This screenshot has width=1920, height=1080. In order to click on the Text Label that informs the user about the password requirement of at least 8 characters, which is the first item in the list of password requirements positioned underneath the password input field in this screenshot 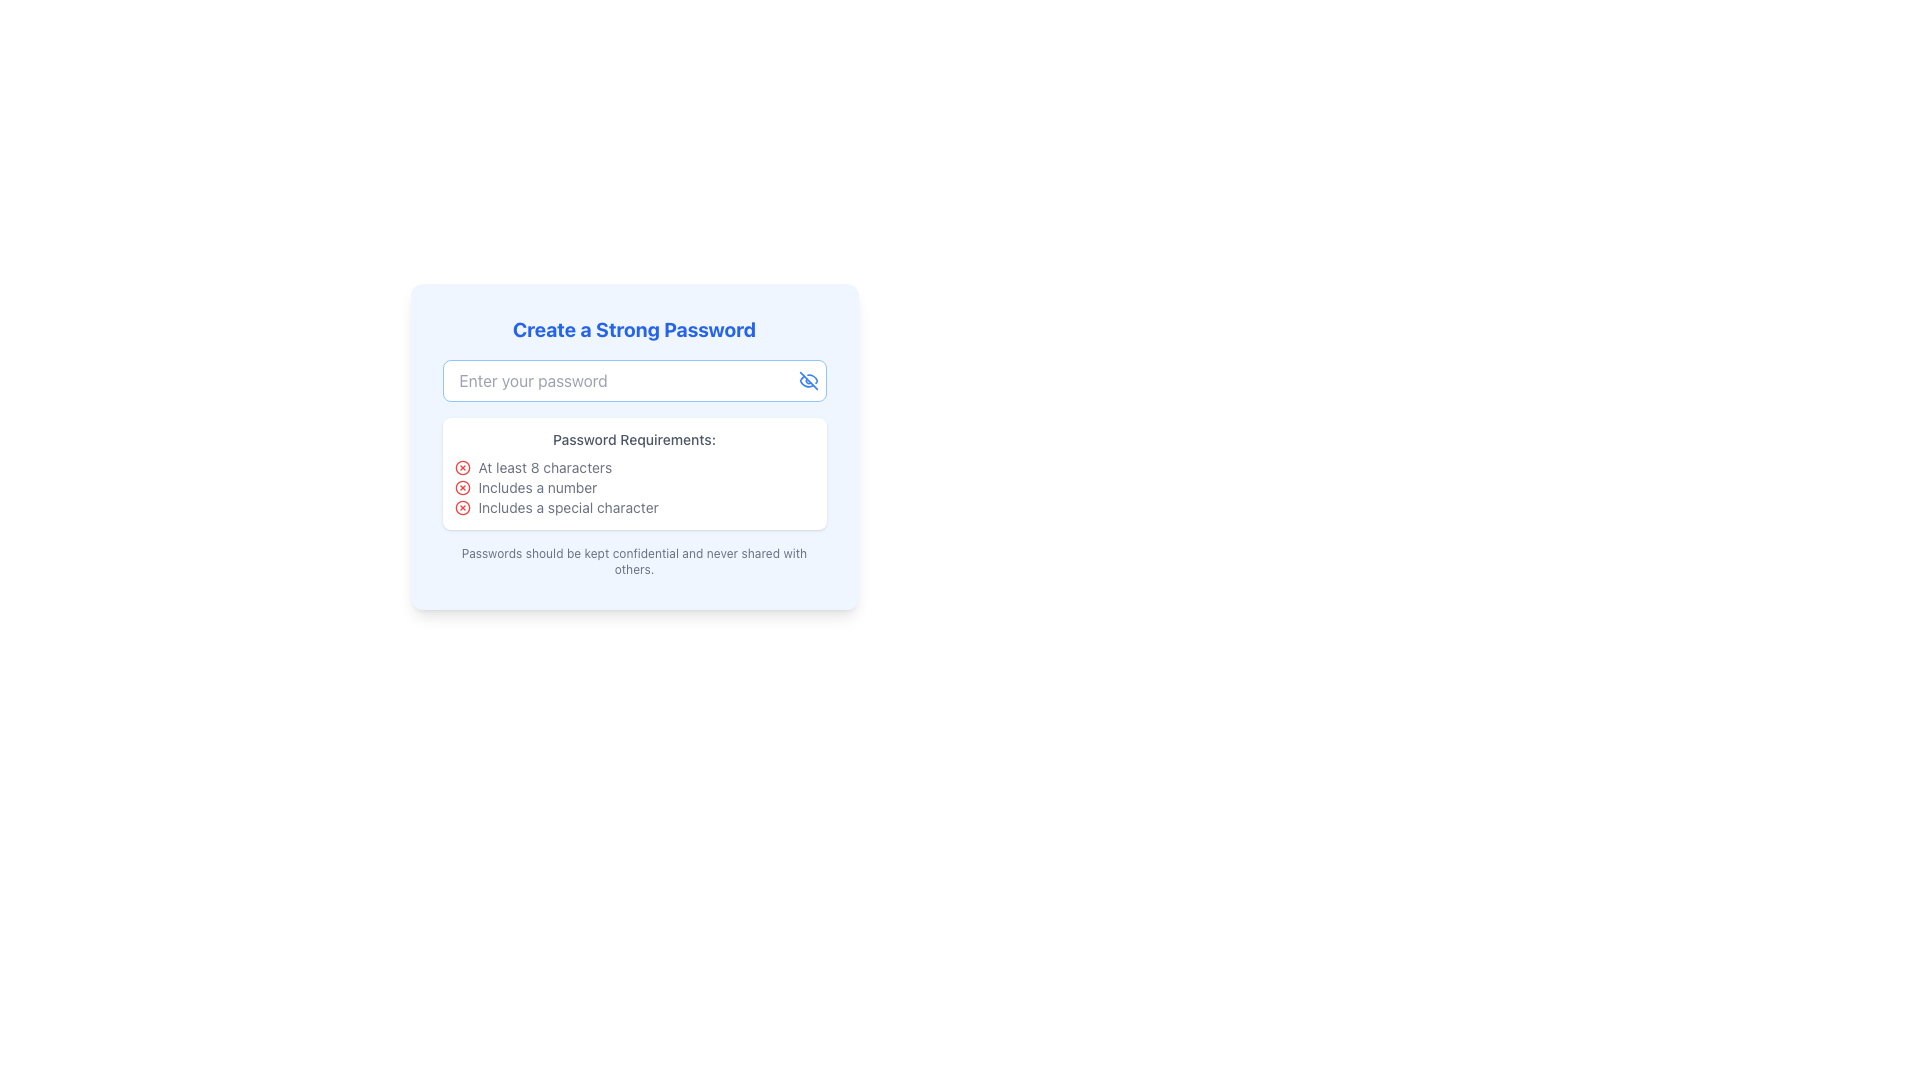, I will do `click(545, 467)`.